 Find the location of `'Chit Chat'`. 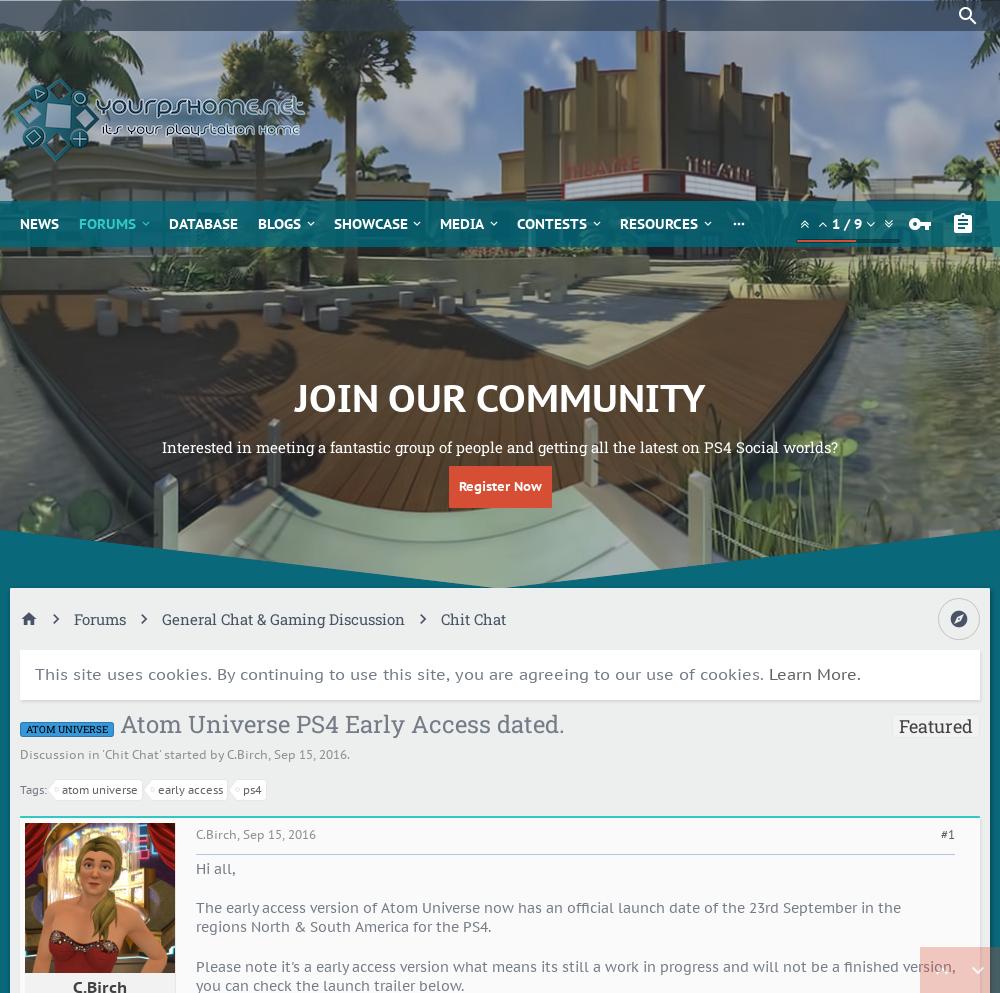

'Chit Chat' is located at coordinates (132, 753).